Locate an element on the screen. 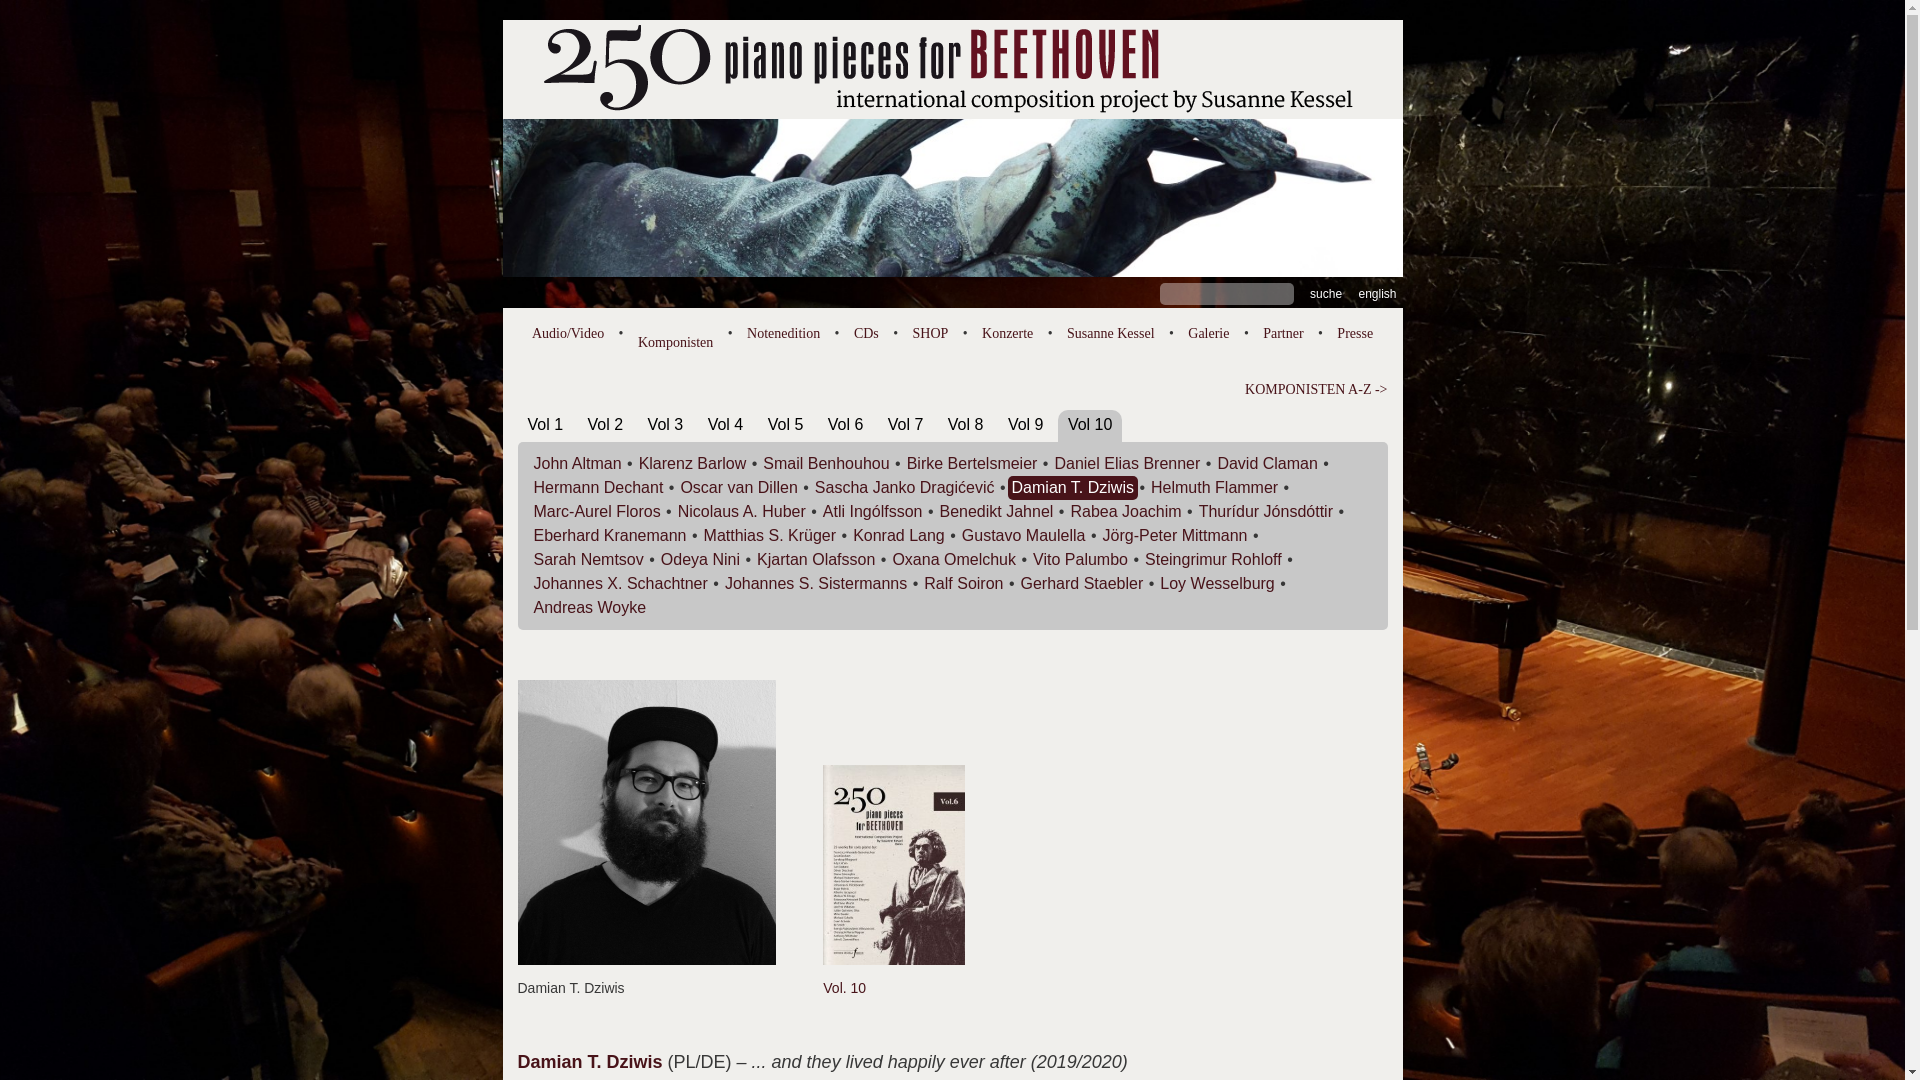  'Johannes S. Sistermanns' is located at coordinates (816, 583).